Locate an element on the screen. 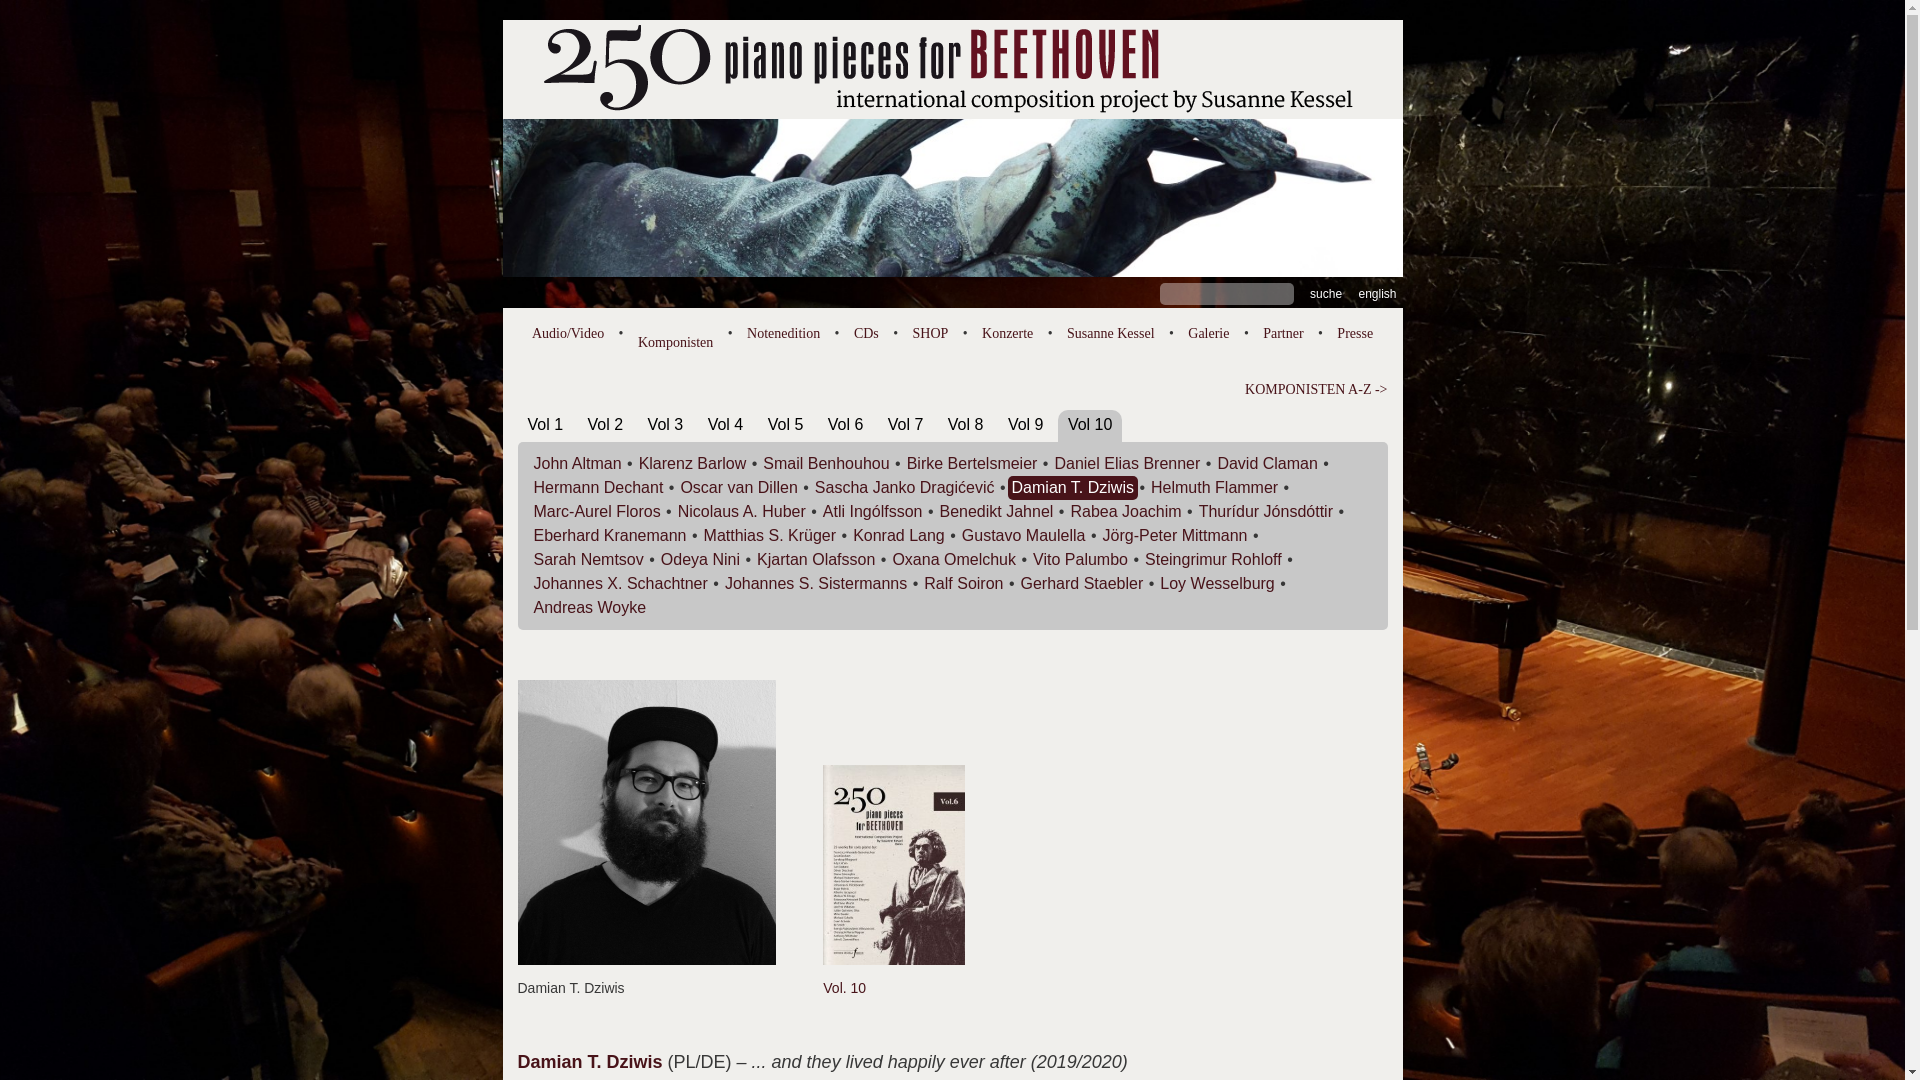  'Johannes S. Sistermanns' is located at coordinates (816, 583).